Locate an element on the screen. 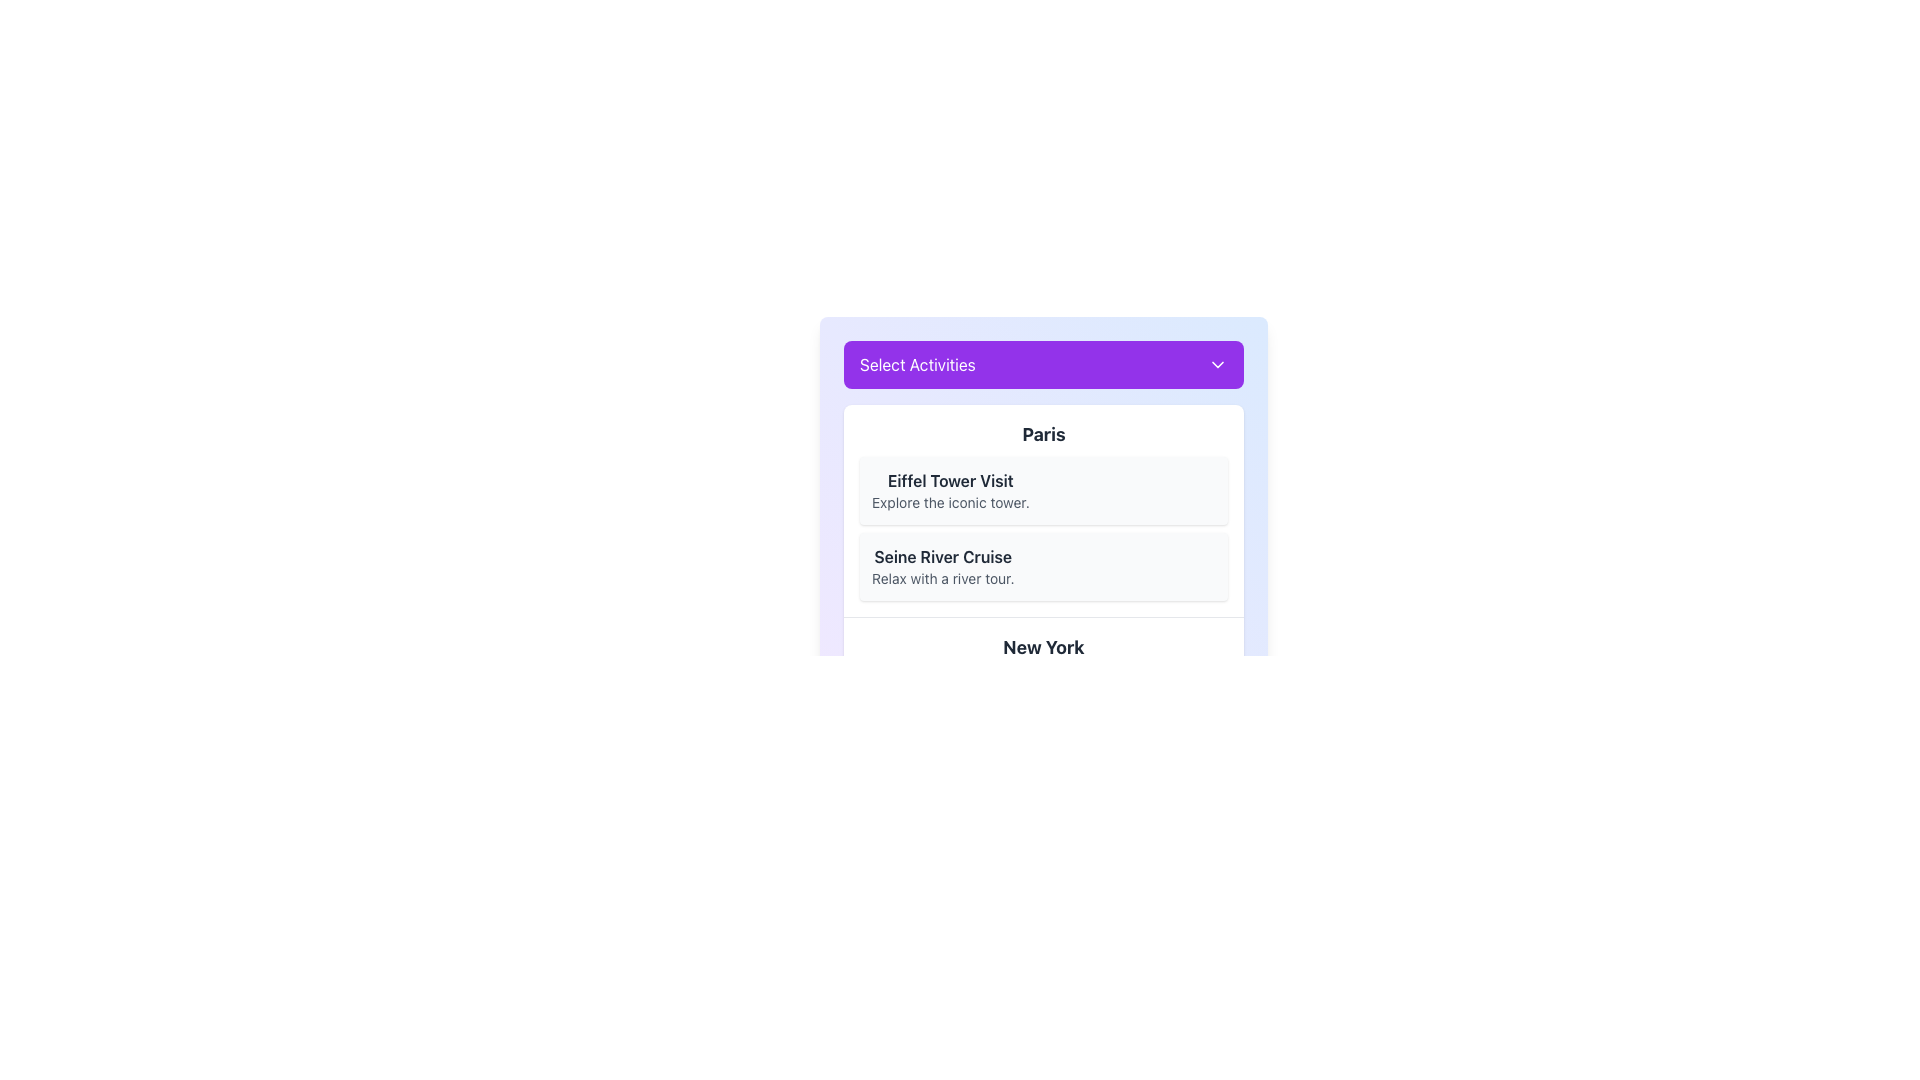 This screenshot has height=1080, width=1920. the List item with dual-line text titled 'Eiffel Tower Visit' to trigger visual feedback, such as a background color change is located at coordinates (949, 490).